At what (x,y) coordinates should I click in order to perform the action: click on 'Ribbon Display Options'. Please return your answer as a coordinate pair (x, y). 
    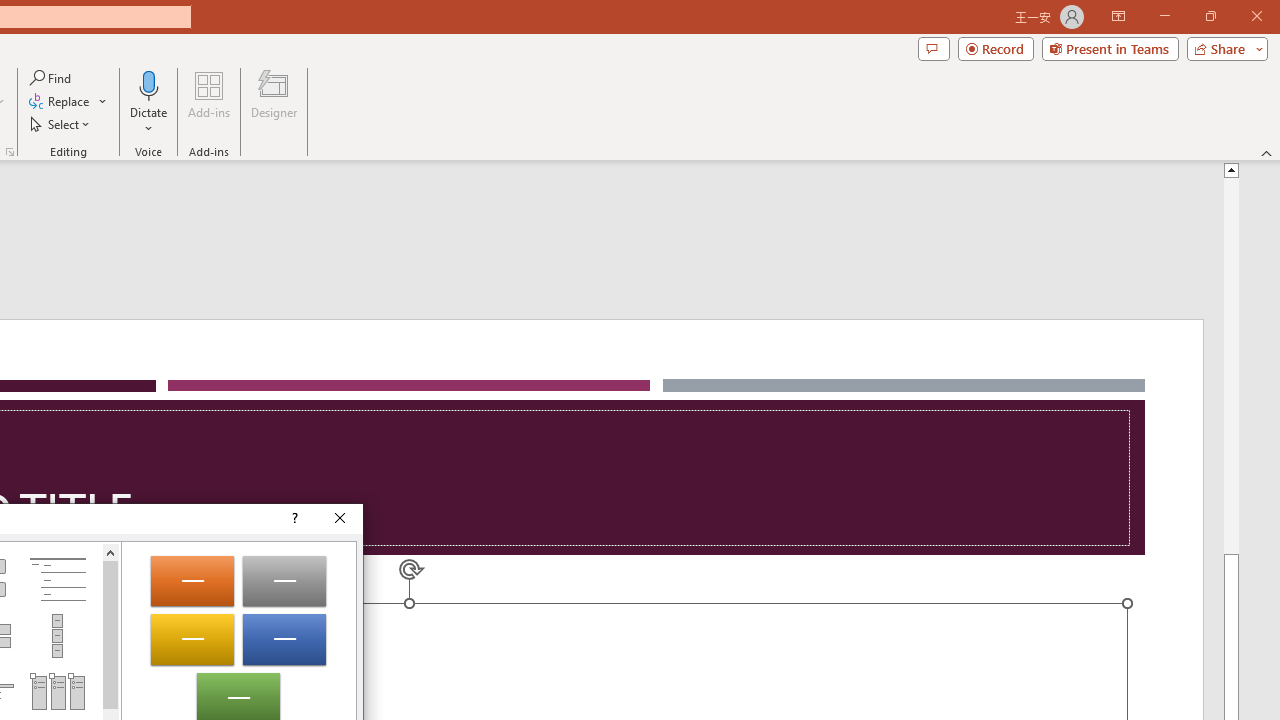
    Looking at the image, I should click on (1117, 16).